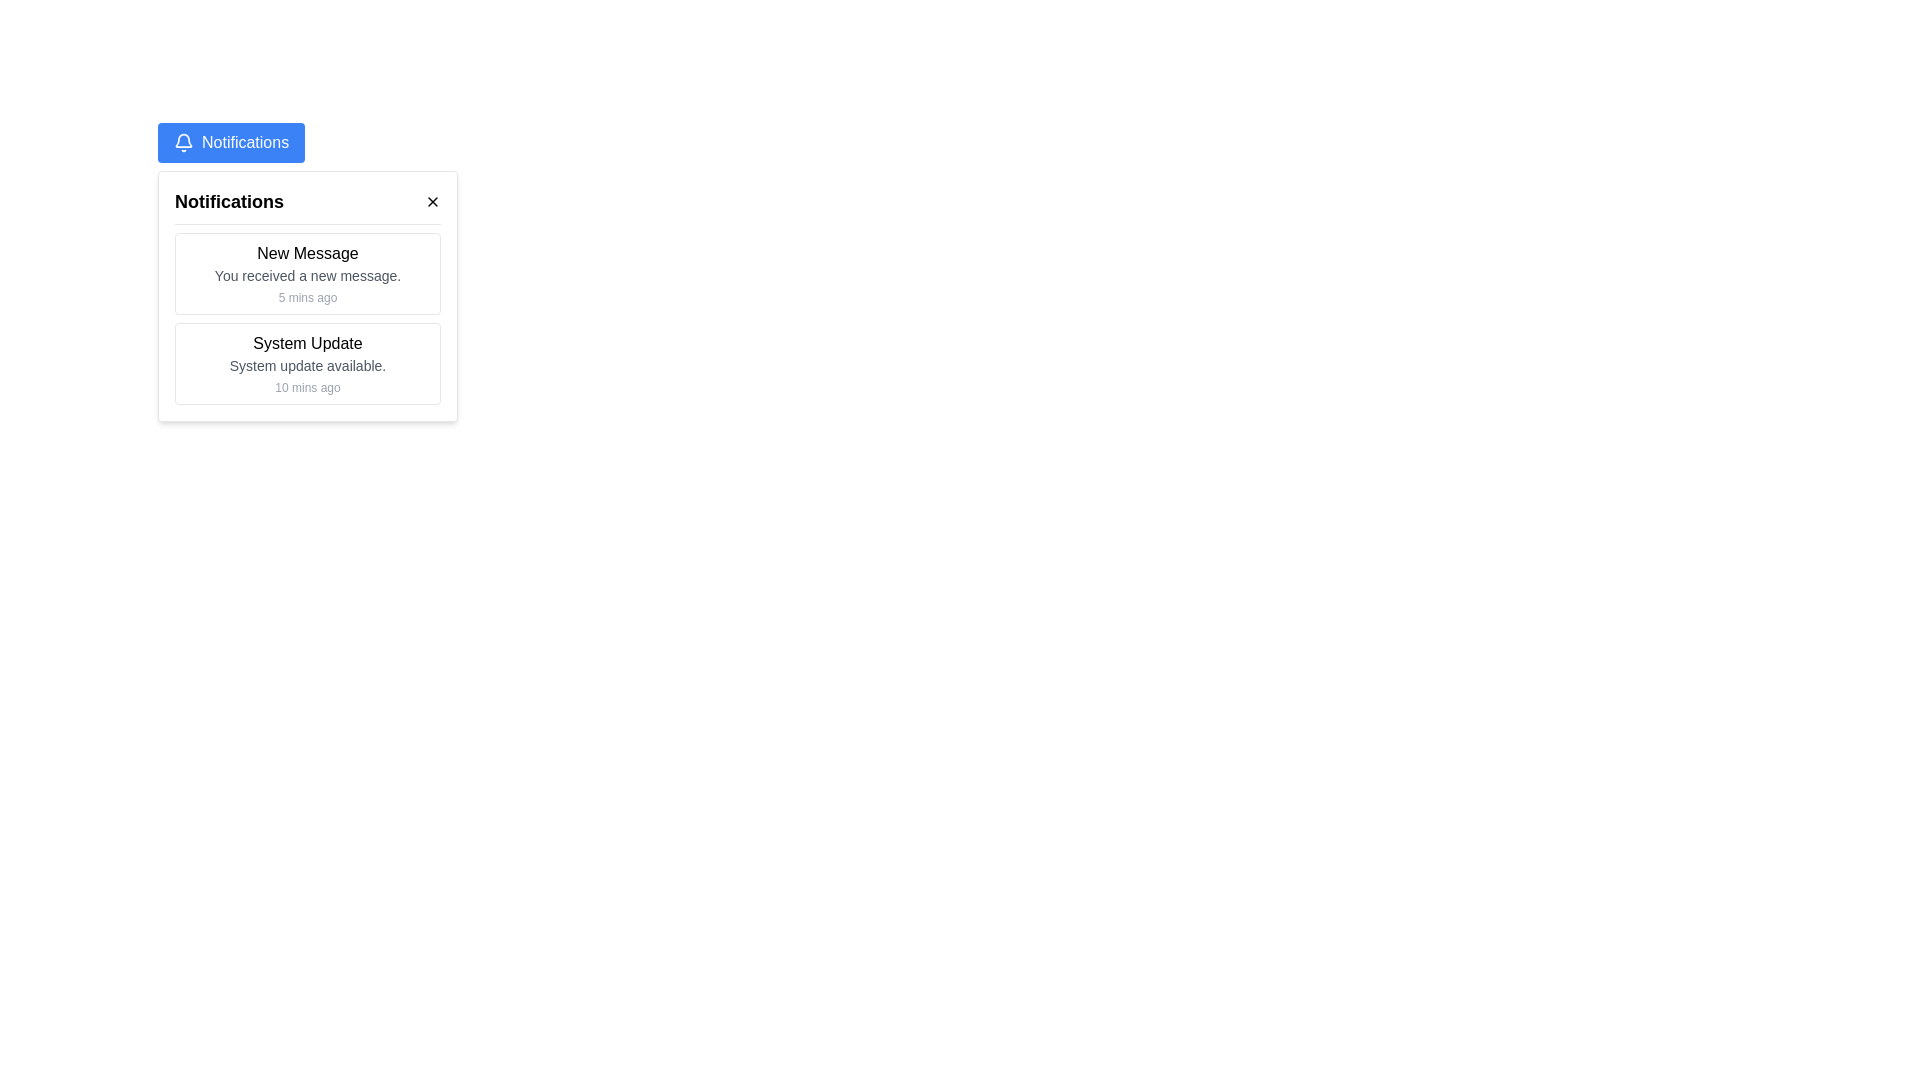 This screenshot has height=1080, width=1920. Describe the element at coordinates (431, 201) in the screenshot. I see `the Close button represented by an 'X' shaped icon in black, located on the right side of the Notifications header section, to potentially reveal a tooltip or visual highlight` at that location.